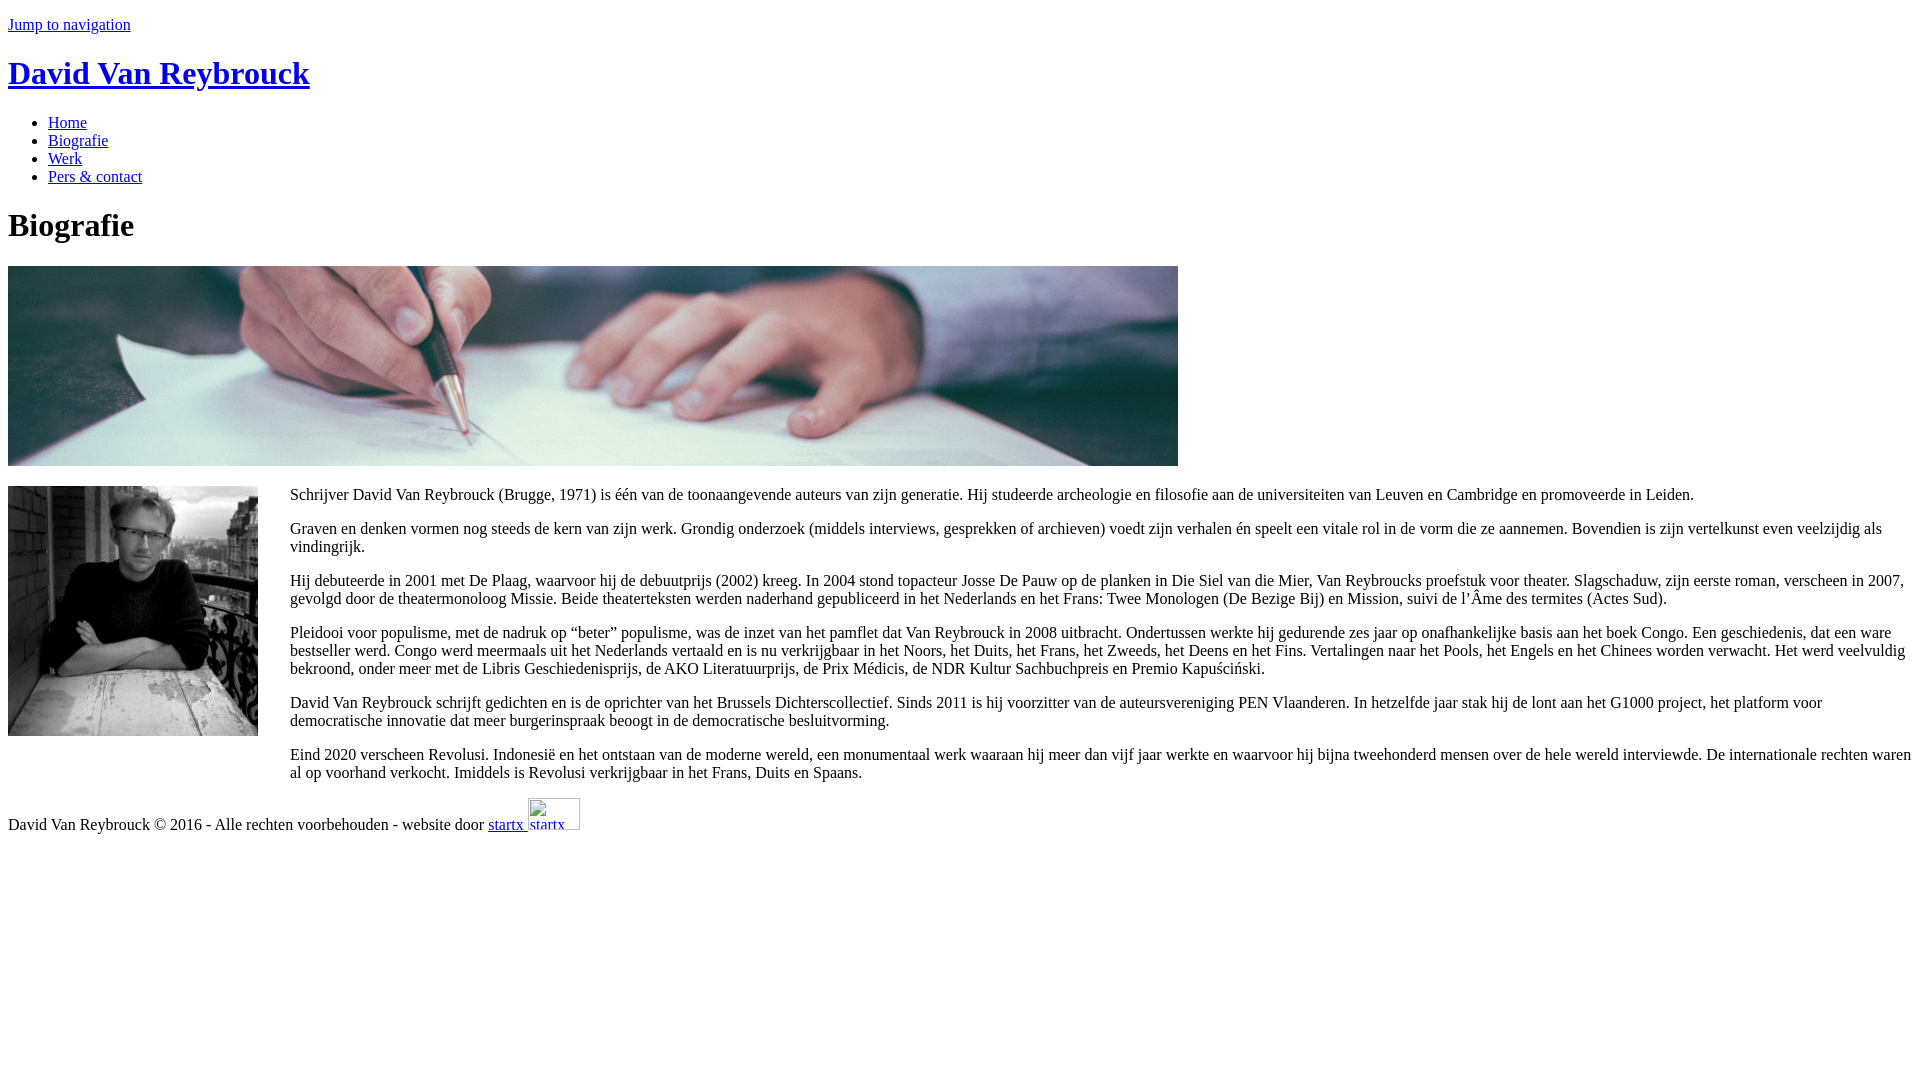 The height and width of the screenshot is (1080, 1920). I want to click on 'David Van Reybrouck', so click(157, 72).